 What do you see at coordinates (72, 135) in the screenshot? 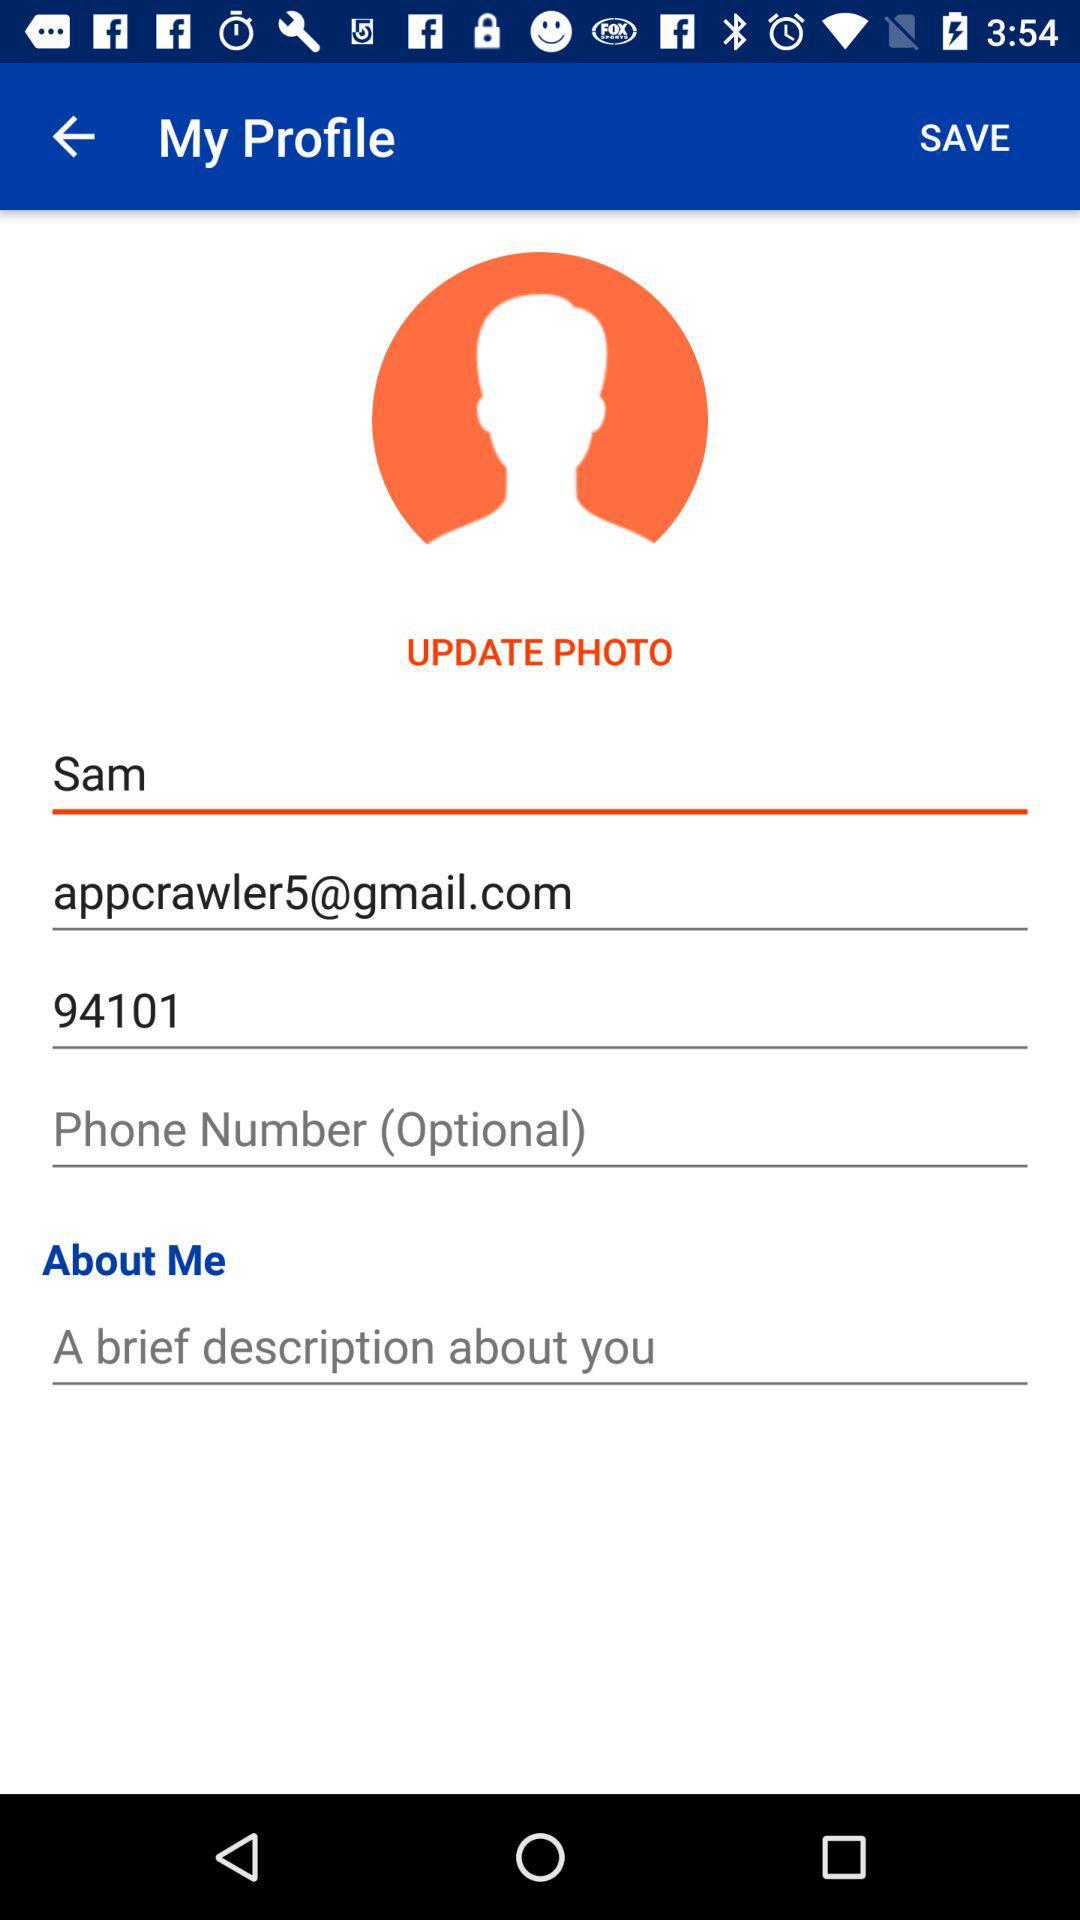
I see `item next to my profile` at bounding box center [72, 135].